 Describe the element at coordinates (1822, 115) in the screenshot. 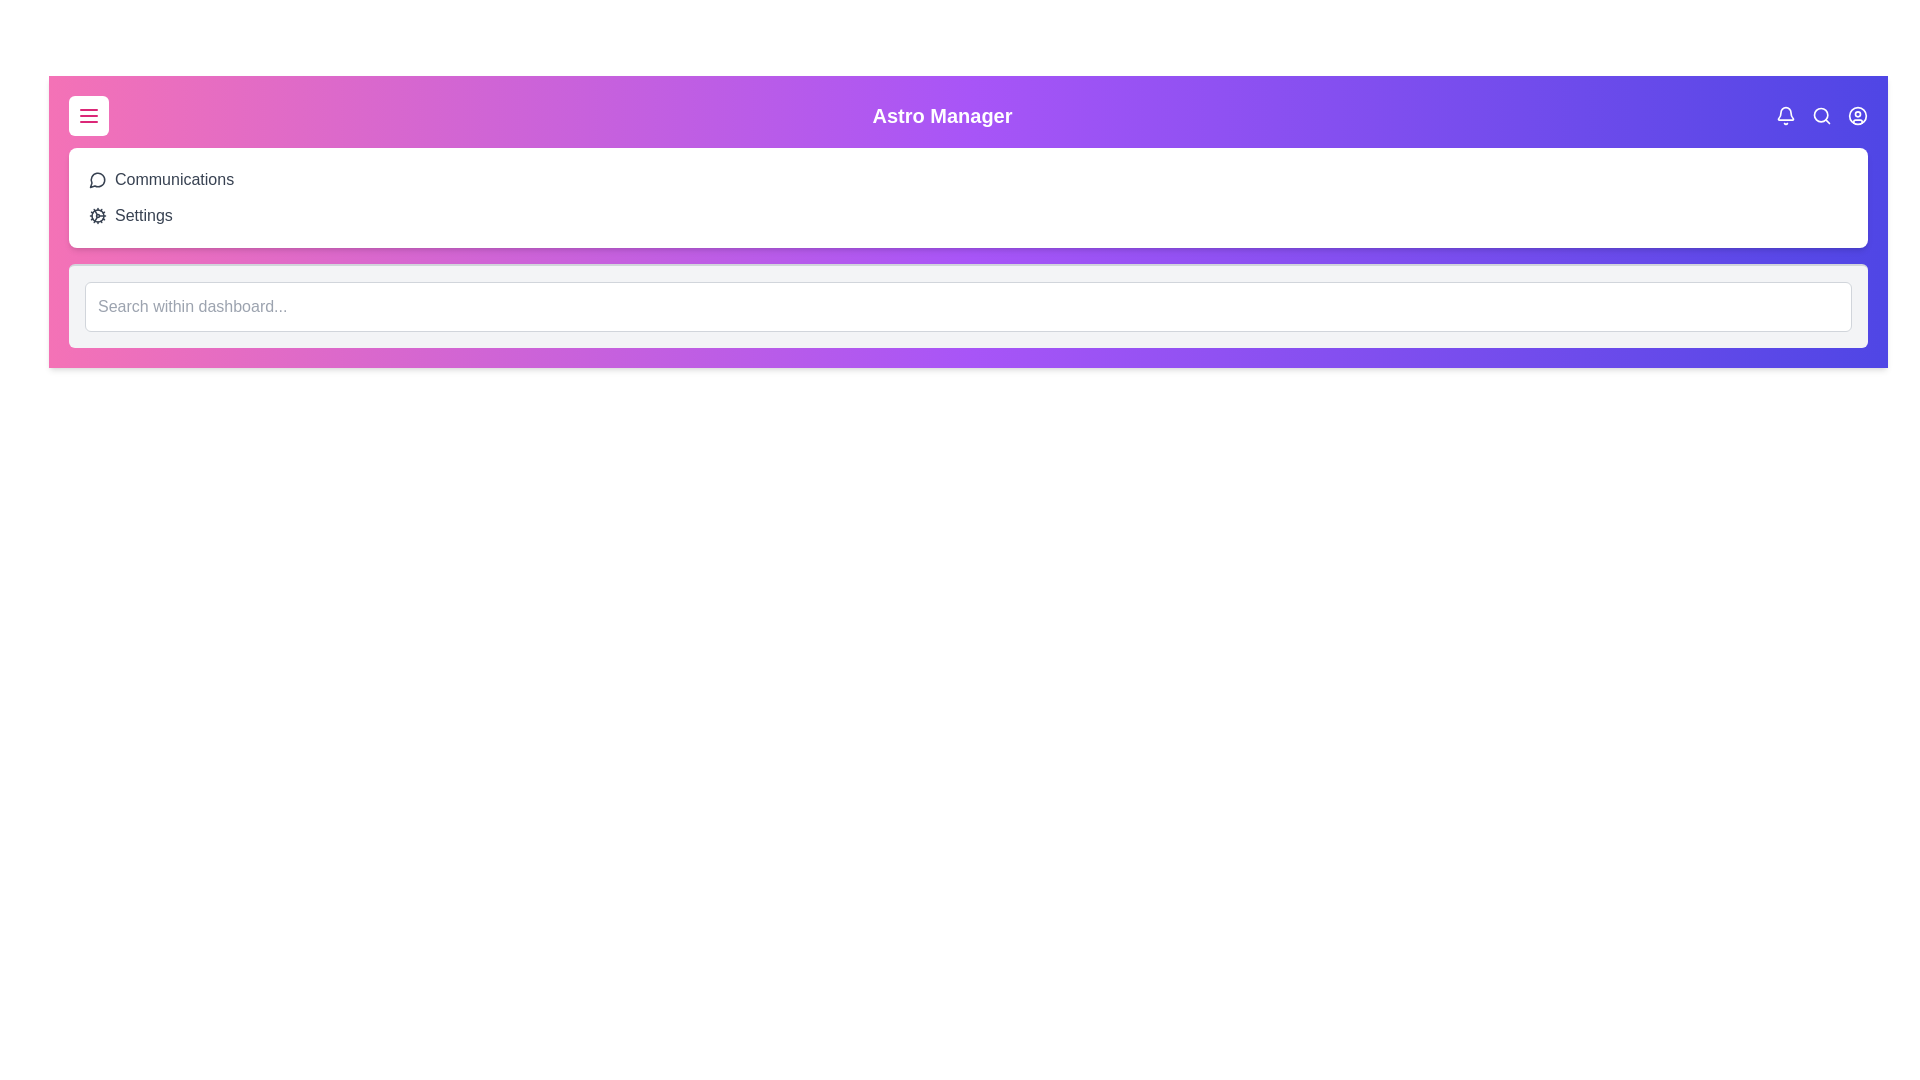

I see `the search icon to toggle the search bar` at that location.